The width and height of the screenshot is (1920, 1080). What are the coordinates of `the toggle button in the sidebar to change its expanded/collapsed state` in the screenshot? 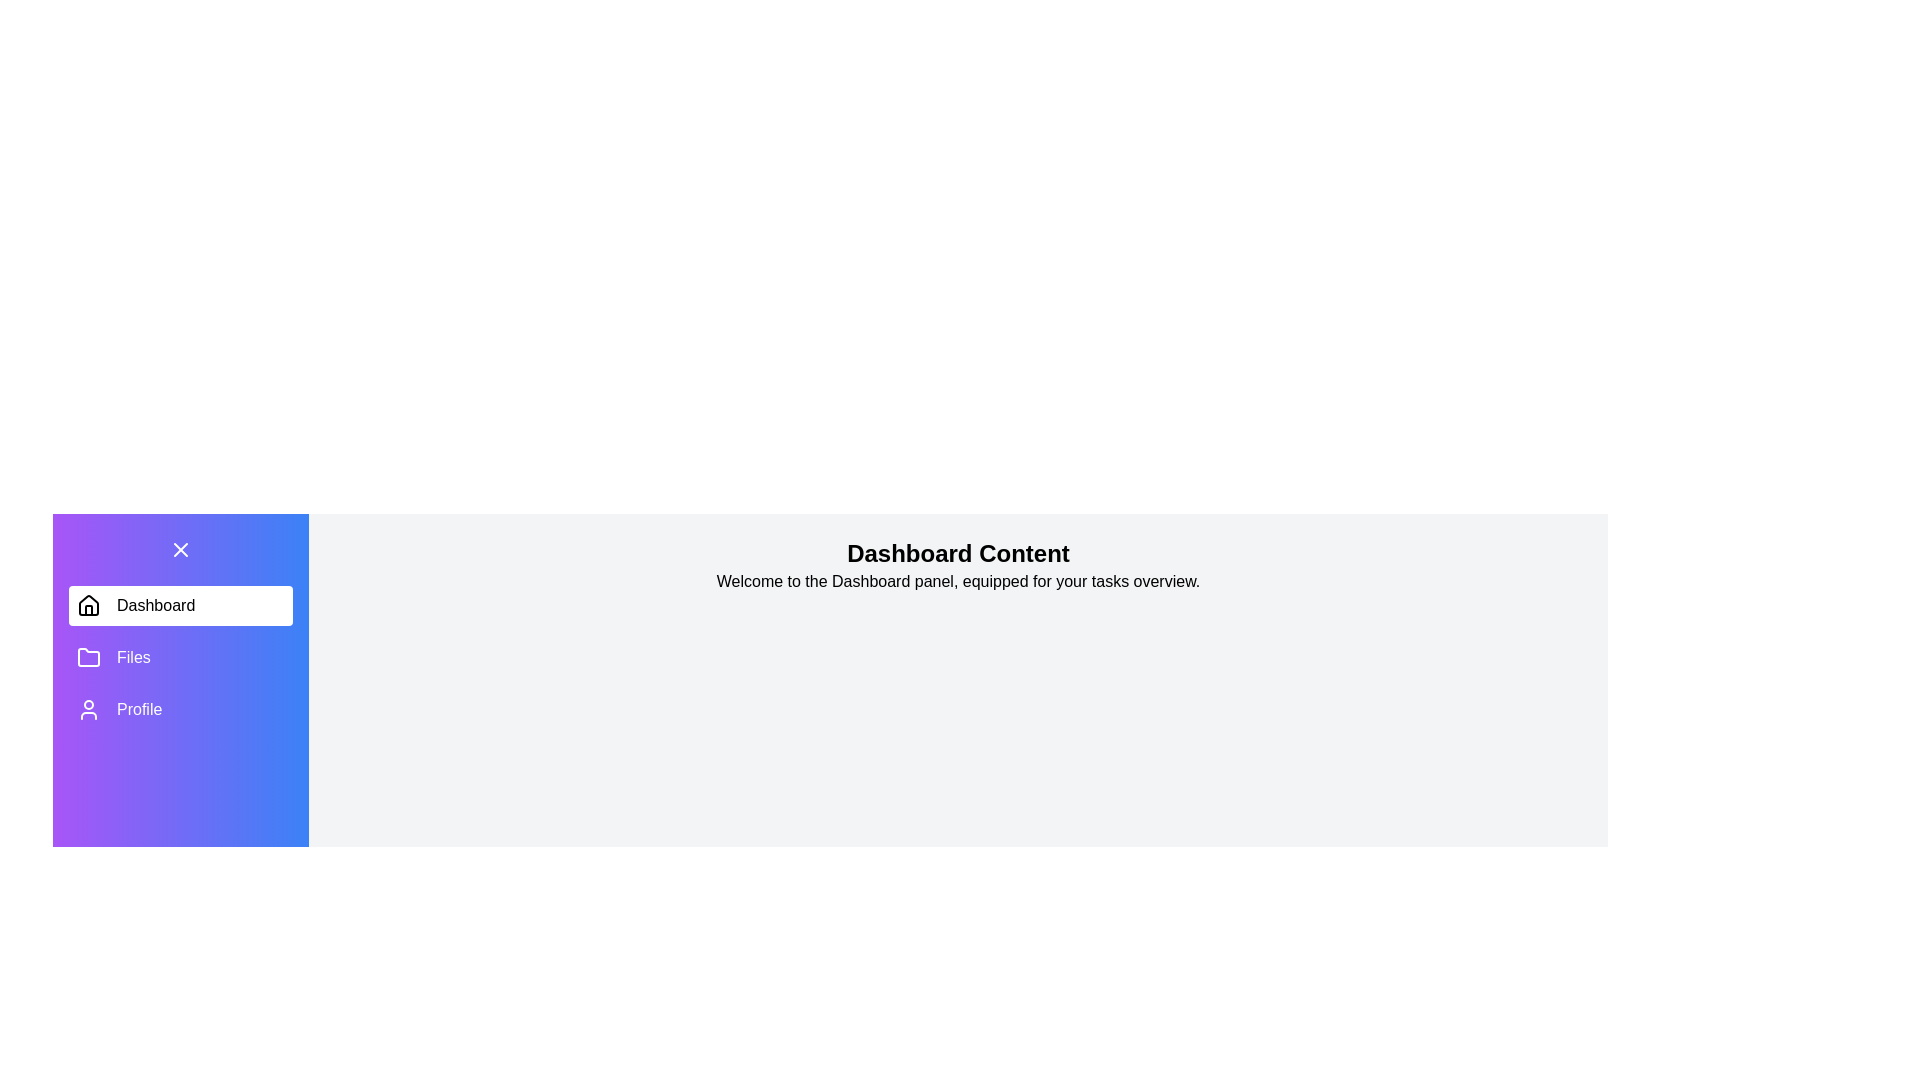 It's located at (181, 550).